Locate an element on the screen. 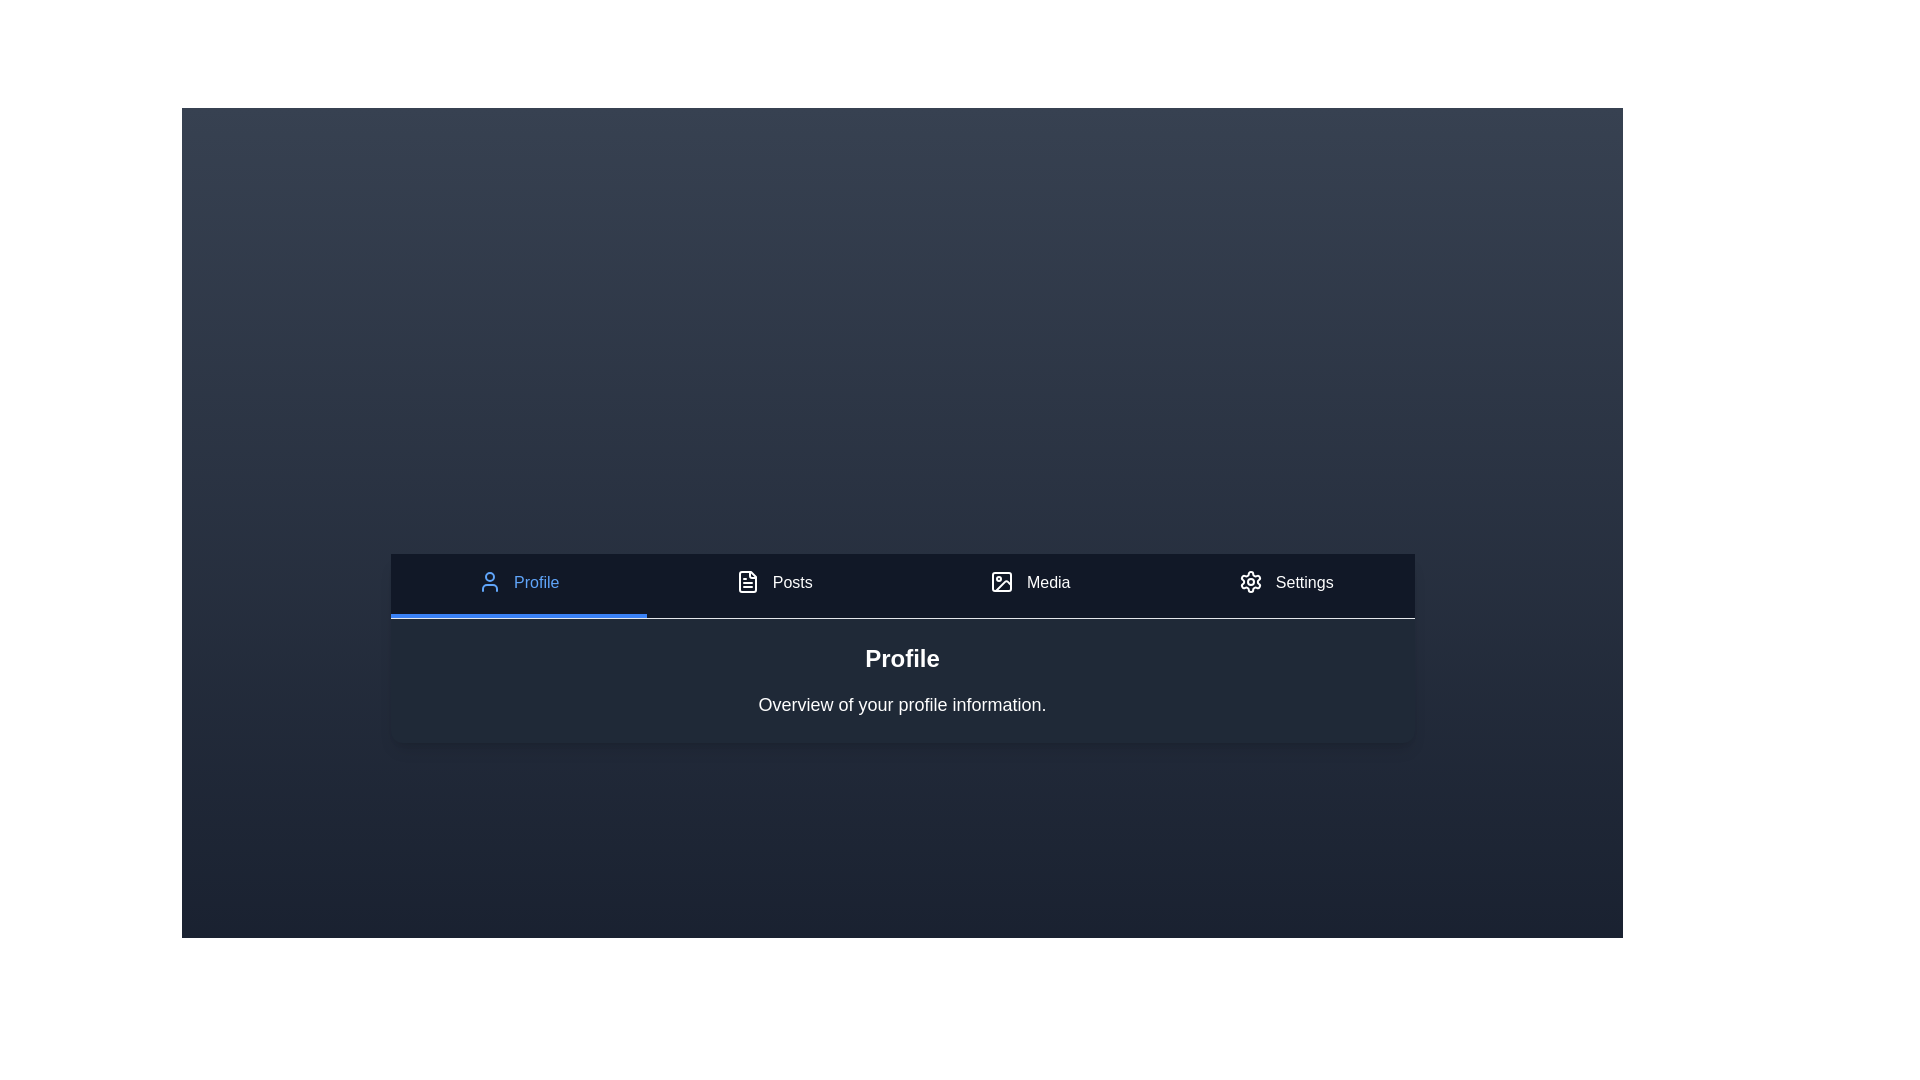 The height and width of the screenshot is (1080, 1920). the tab corresponding to Profile to display its content is located at coordinates (518, 585).